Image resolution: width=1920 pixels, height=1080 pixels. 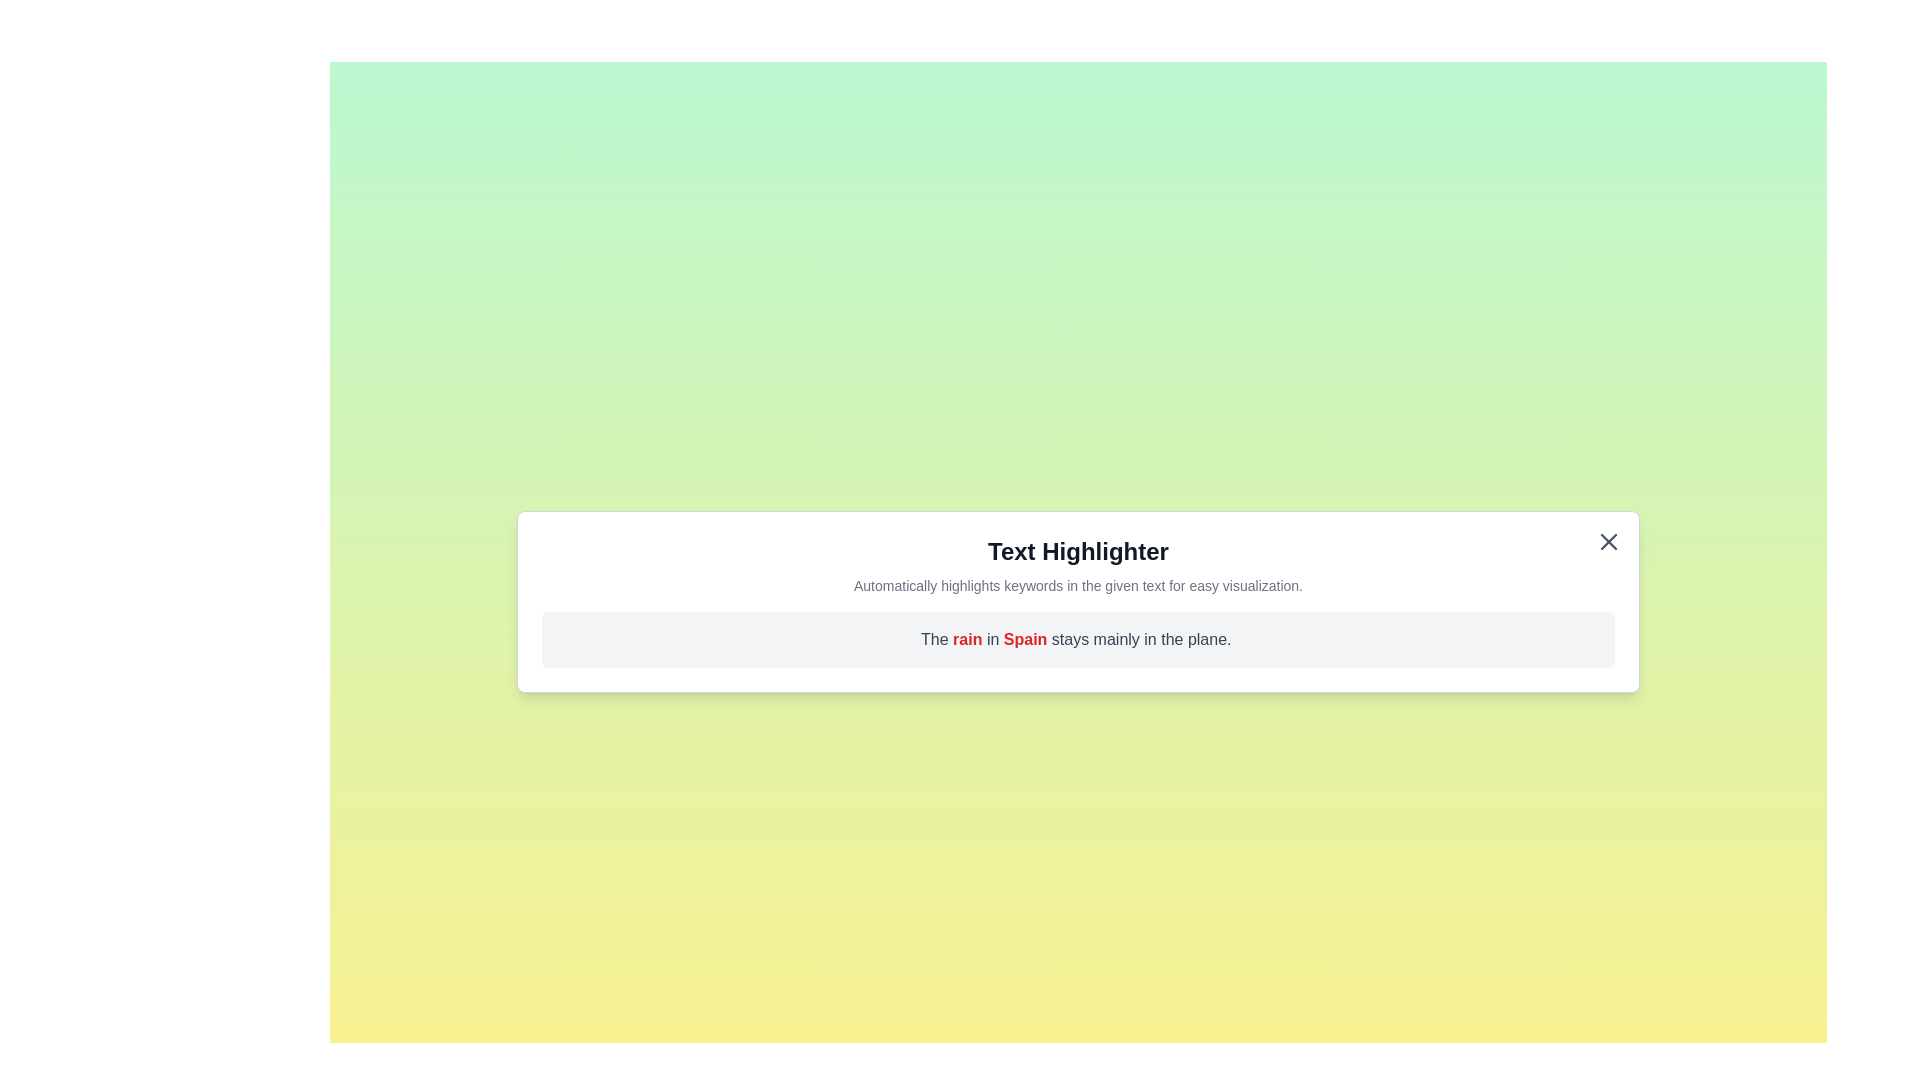 What do you see at coordinates (1117, 639) in the screenshot?
I see `the word mainly in the text` at bounding box center [1117, 639].